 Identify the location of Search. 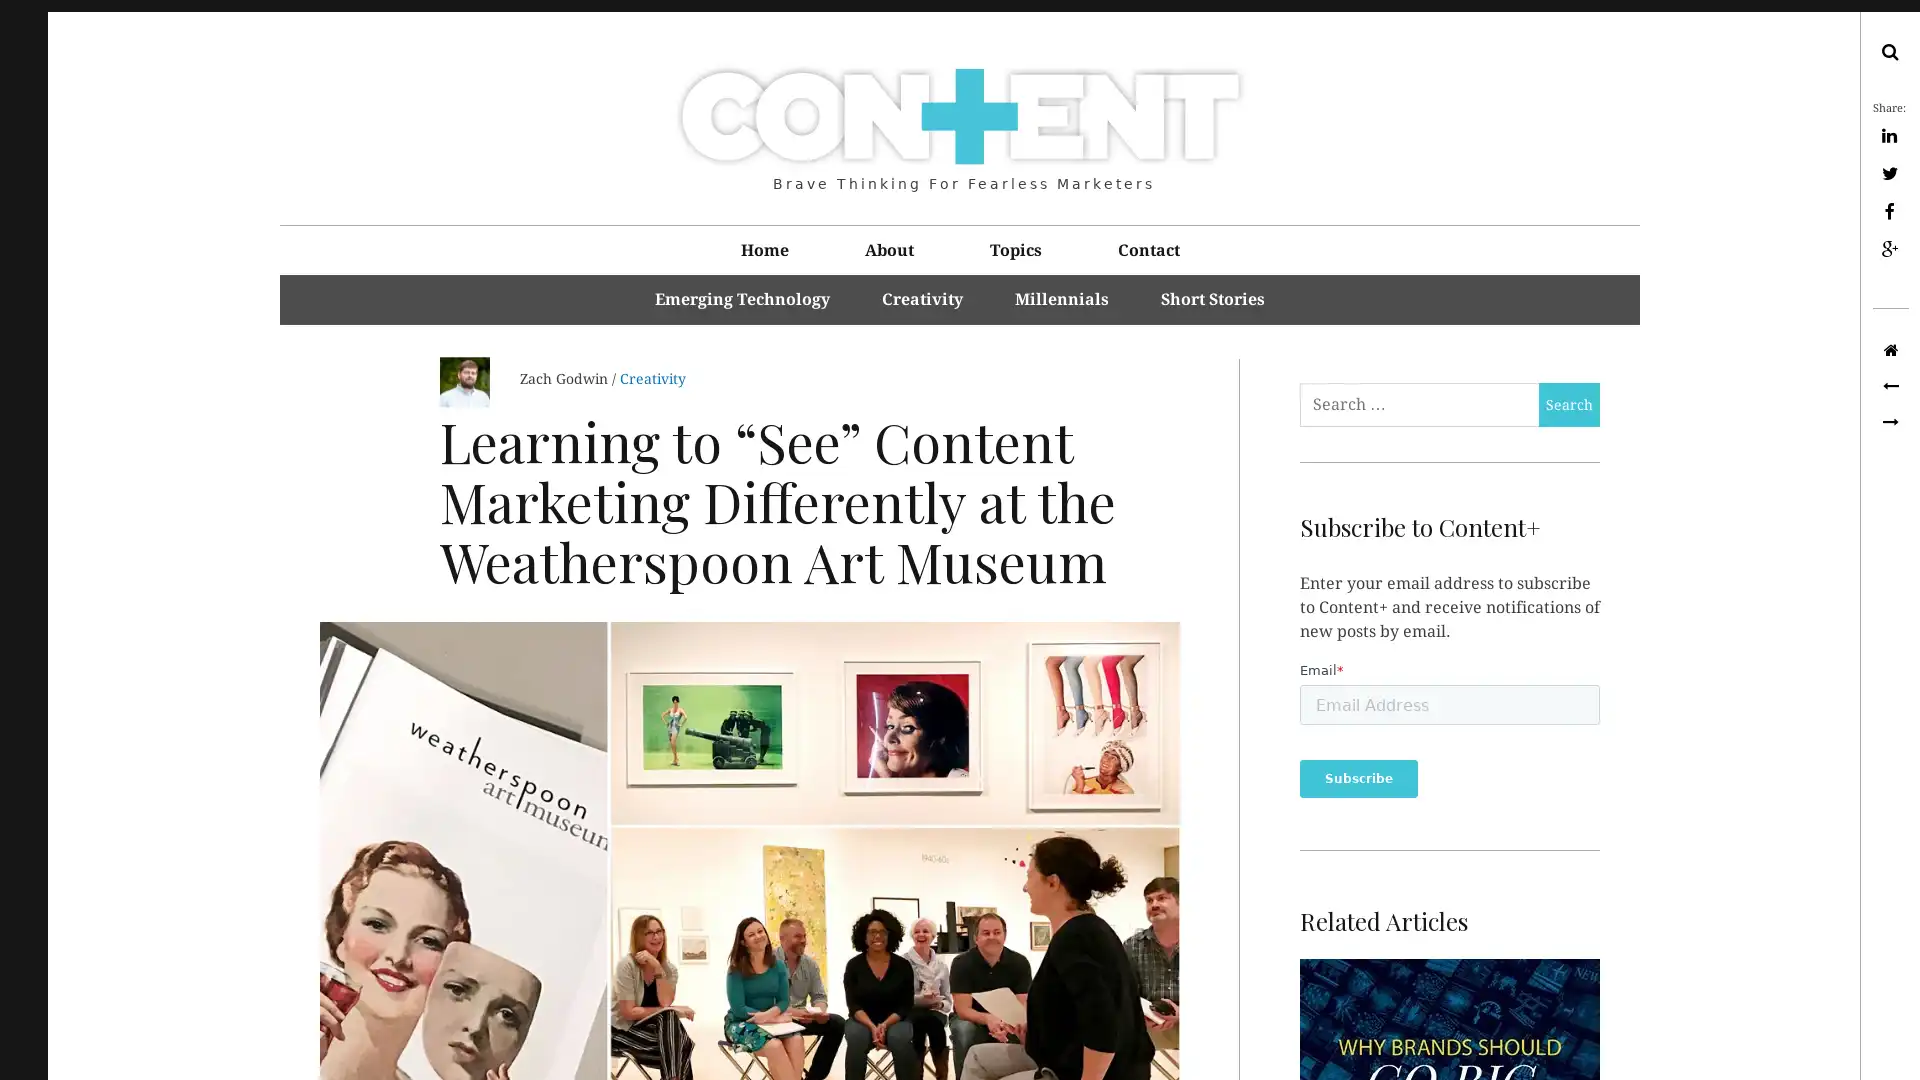
(1568, 405).